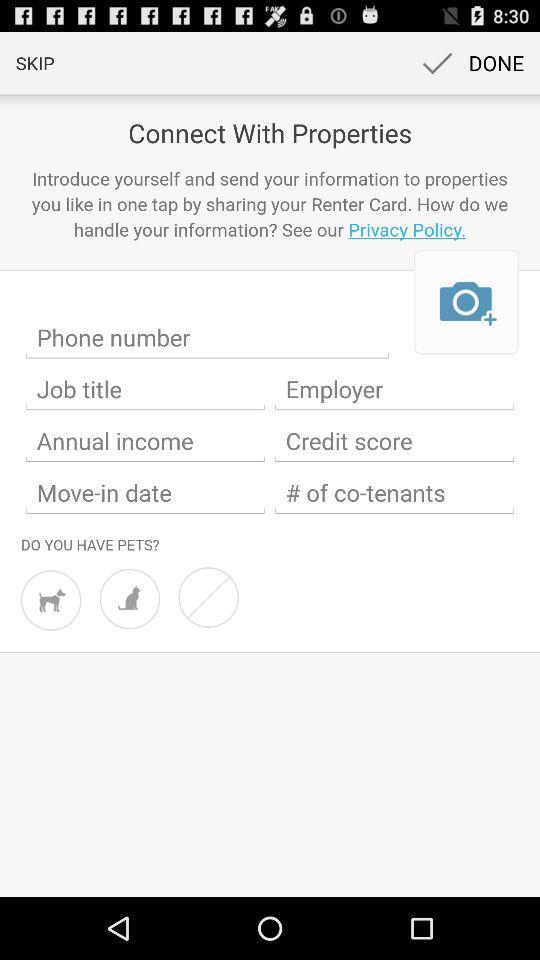  What do you see at coordinates (270, 204) in the screenshot?
I see `introduce yourself and app` at bounding box center [270, 204].